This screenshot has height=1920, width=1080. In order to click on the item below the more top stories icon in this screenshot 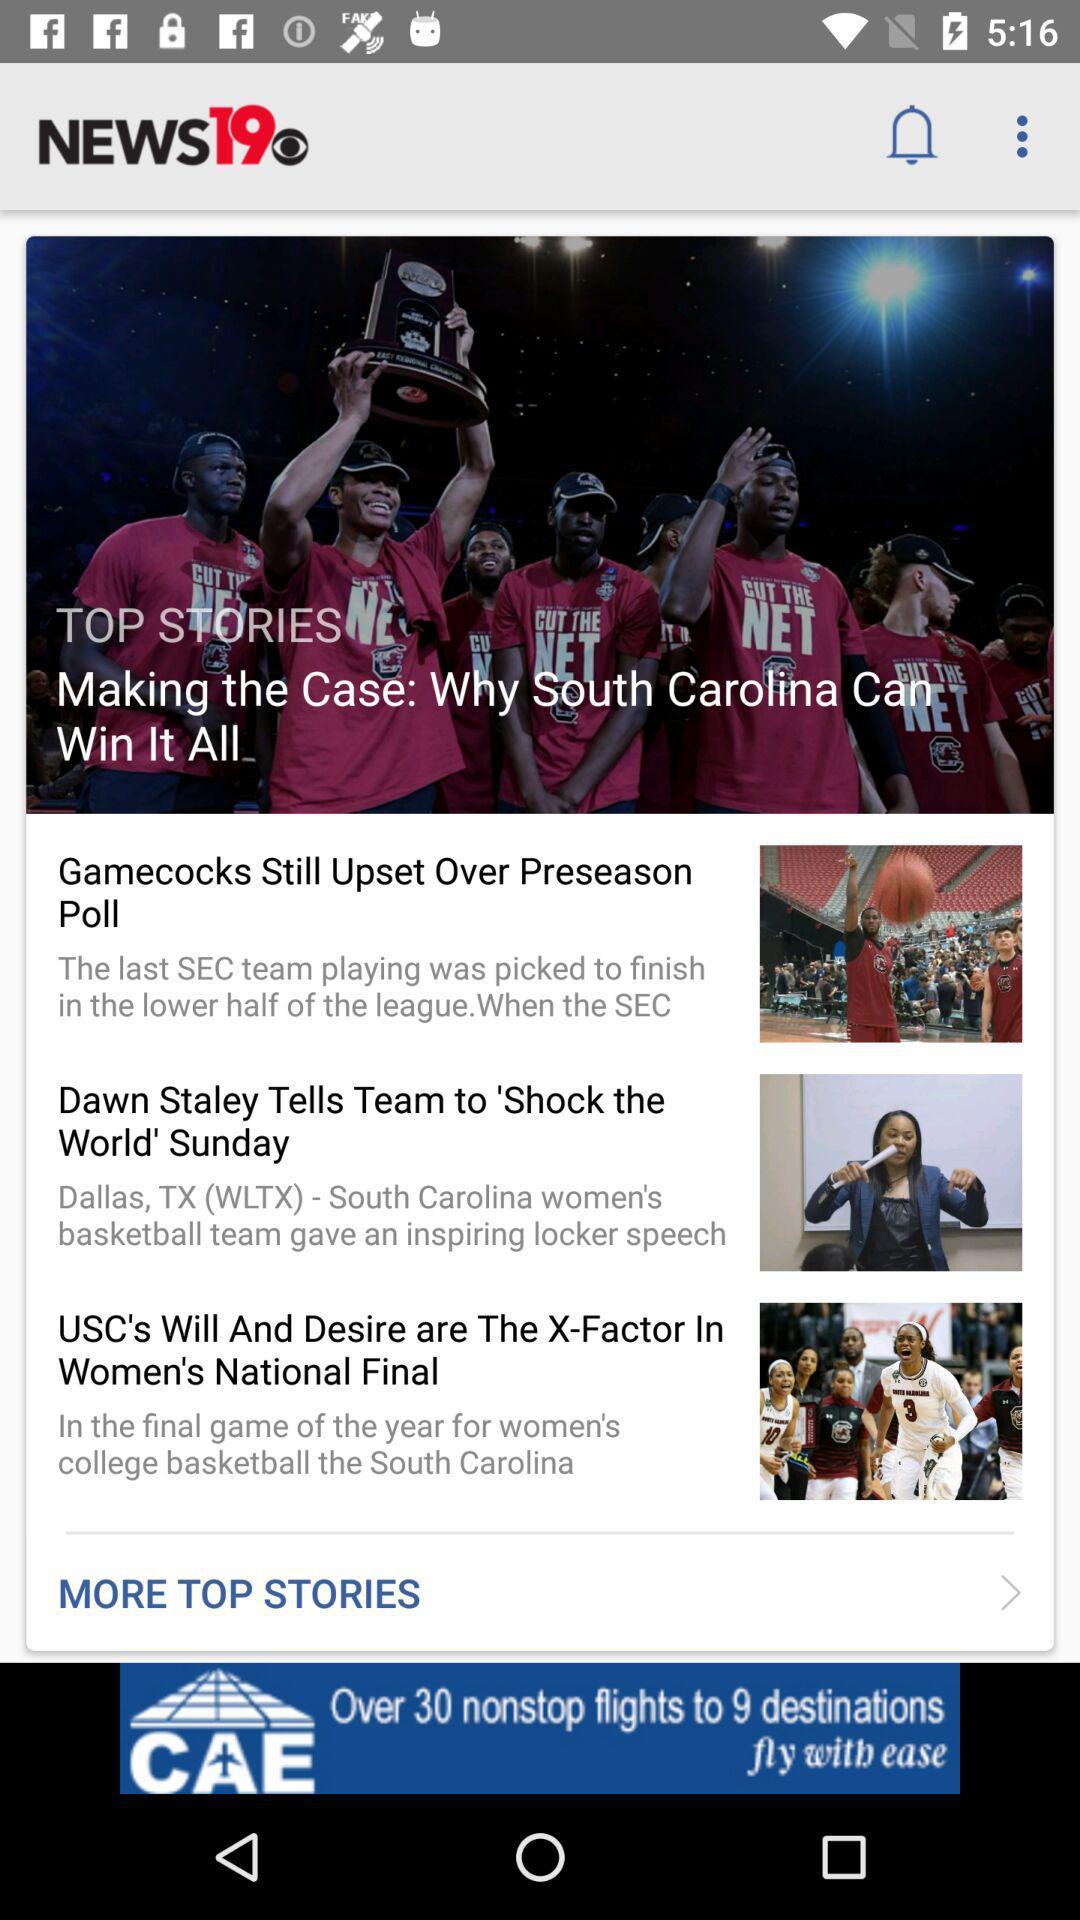, I will do `click(919, 1733)`.